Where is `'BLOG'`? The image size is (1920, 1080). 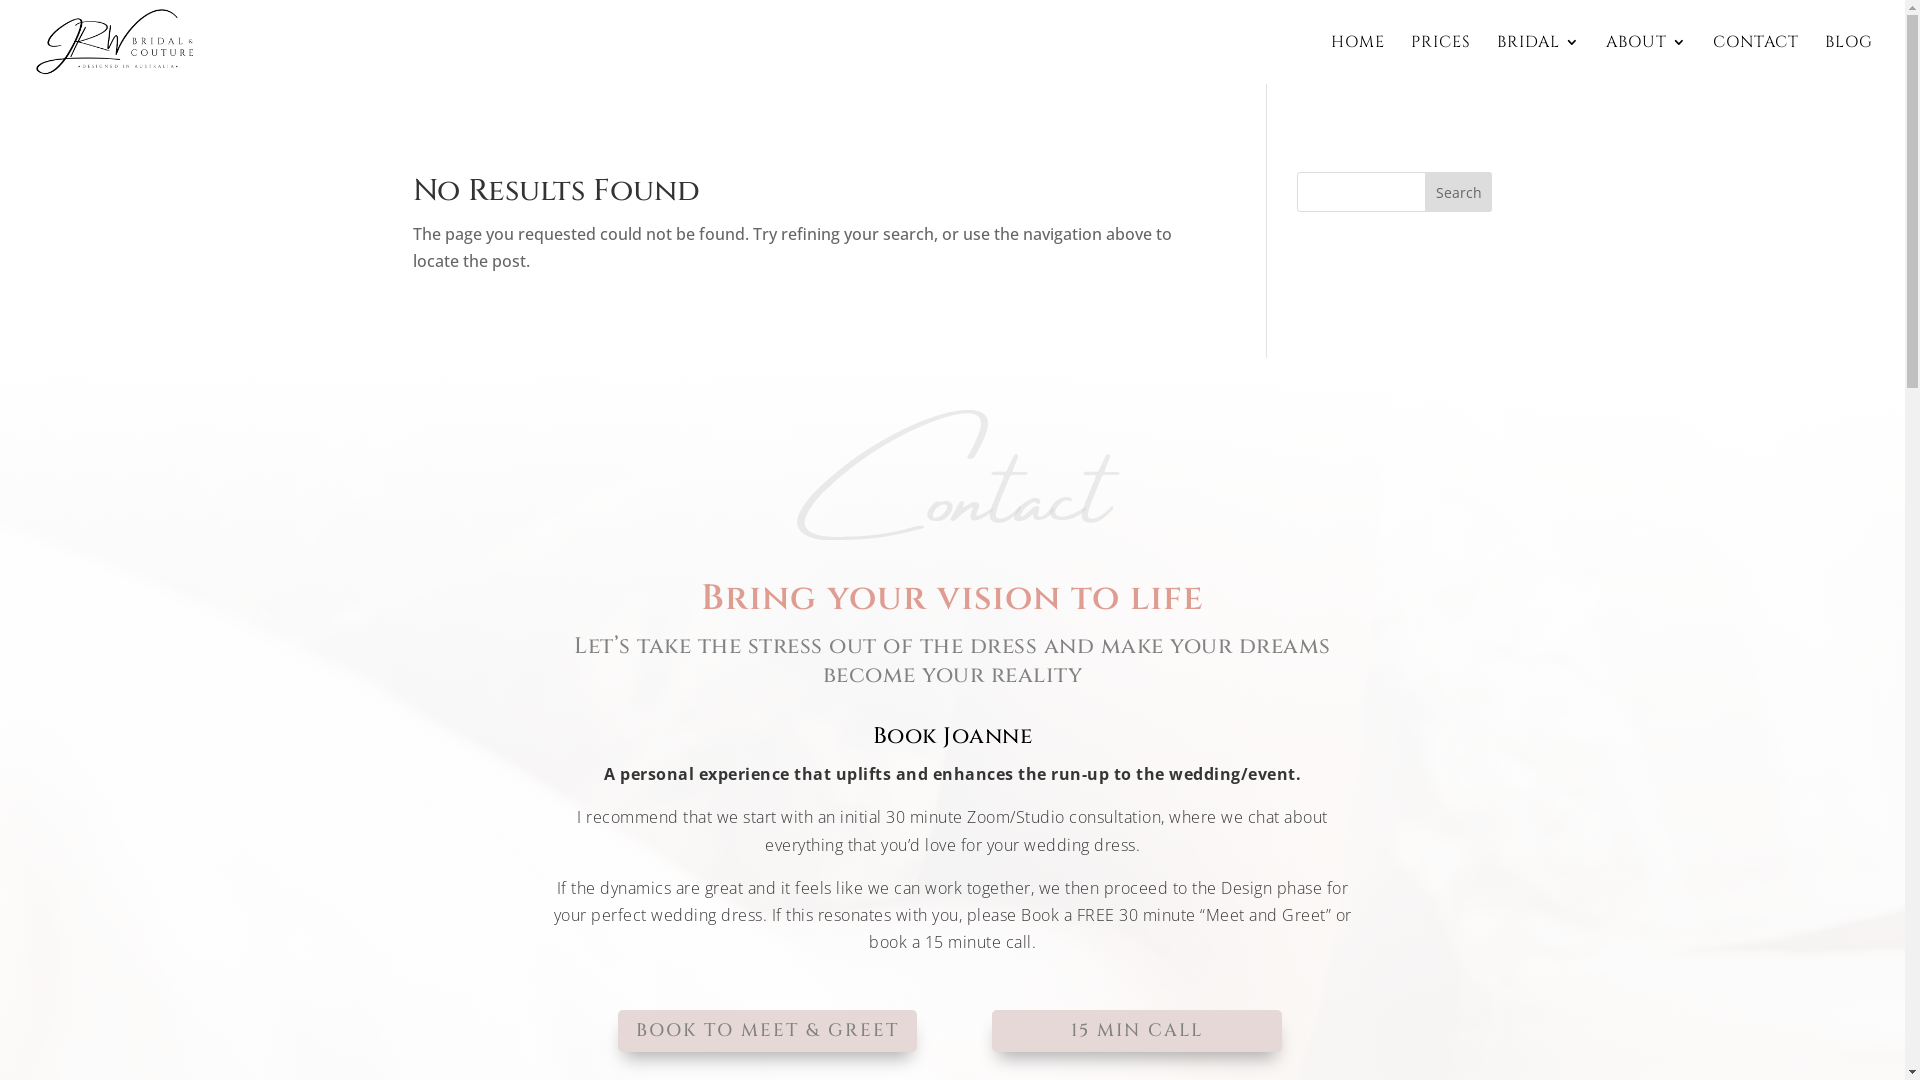
'BLOG' is located at coordinates (1824, 58).